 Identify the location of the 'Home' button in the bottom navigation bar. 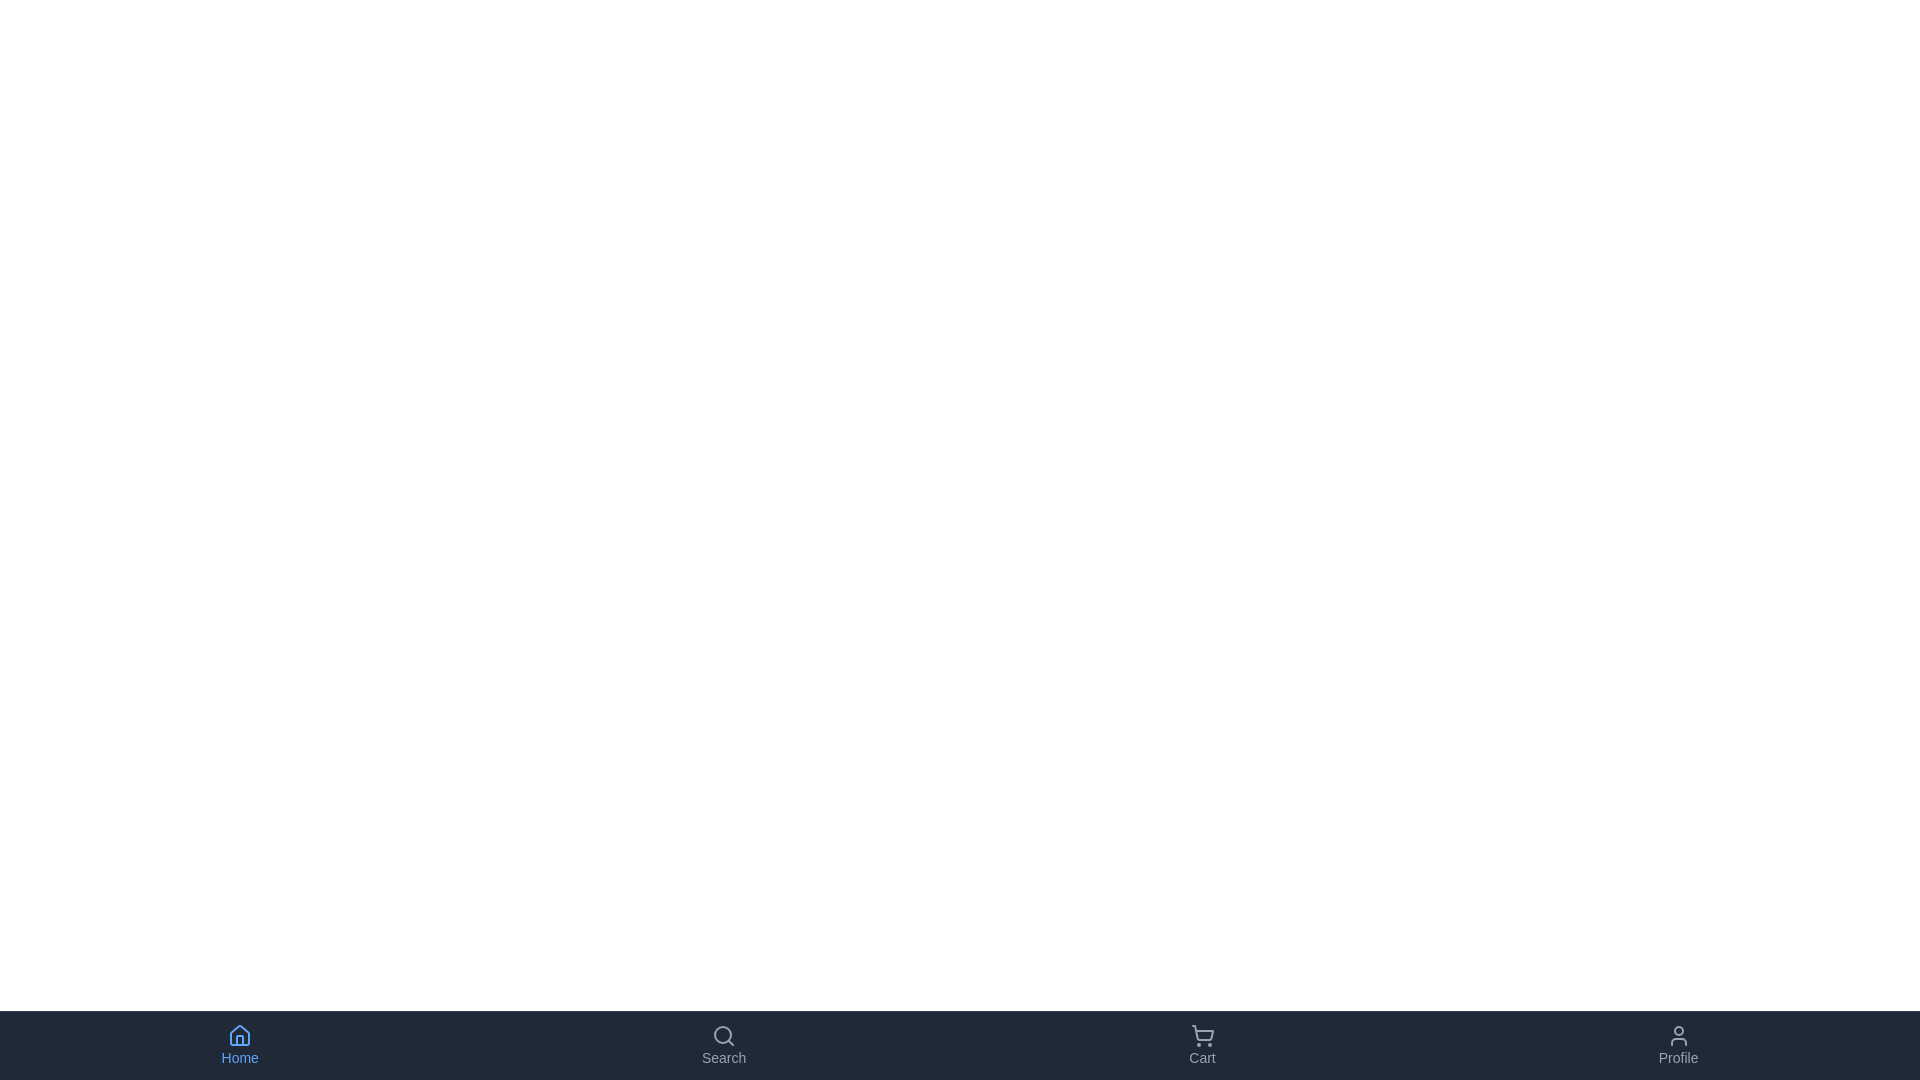
(240, 1044).